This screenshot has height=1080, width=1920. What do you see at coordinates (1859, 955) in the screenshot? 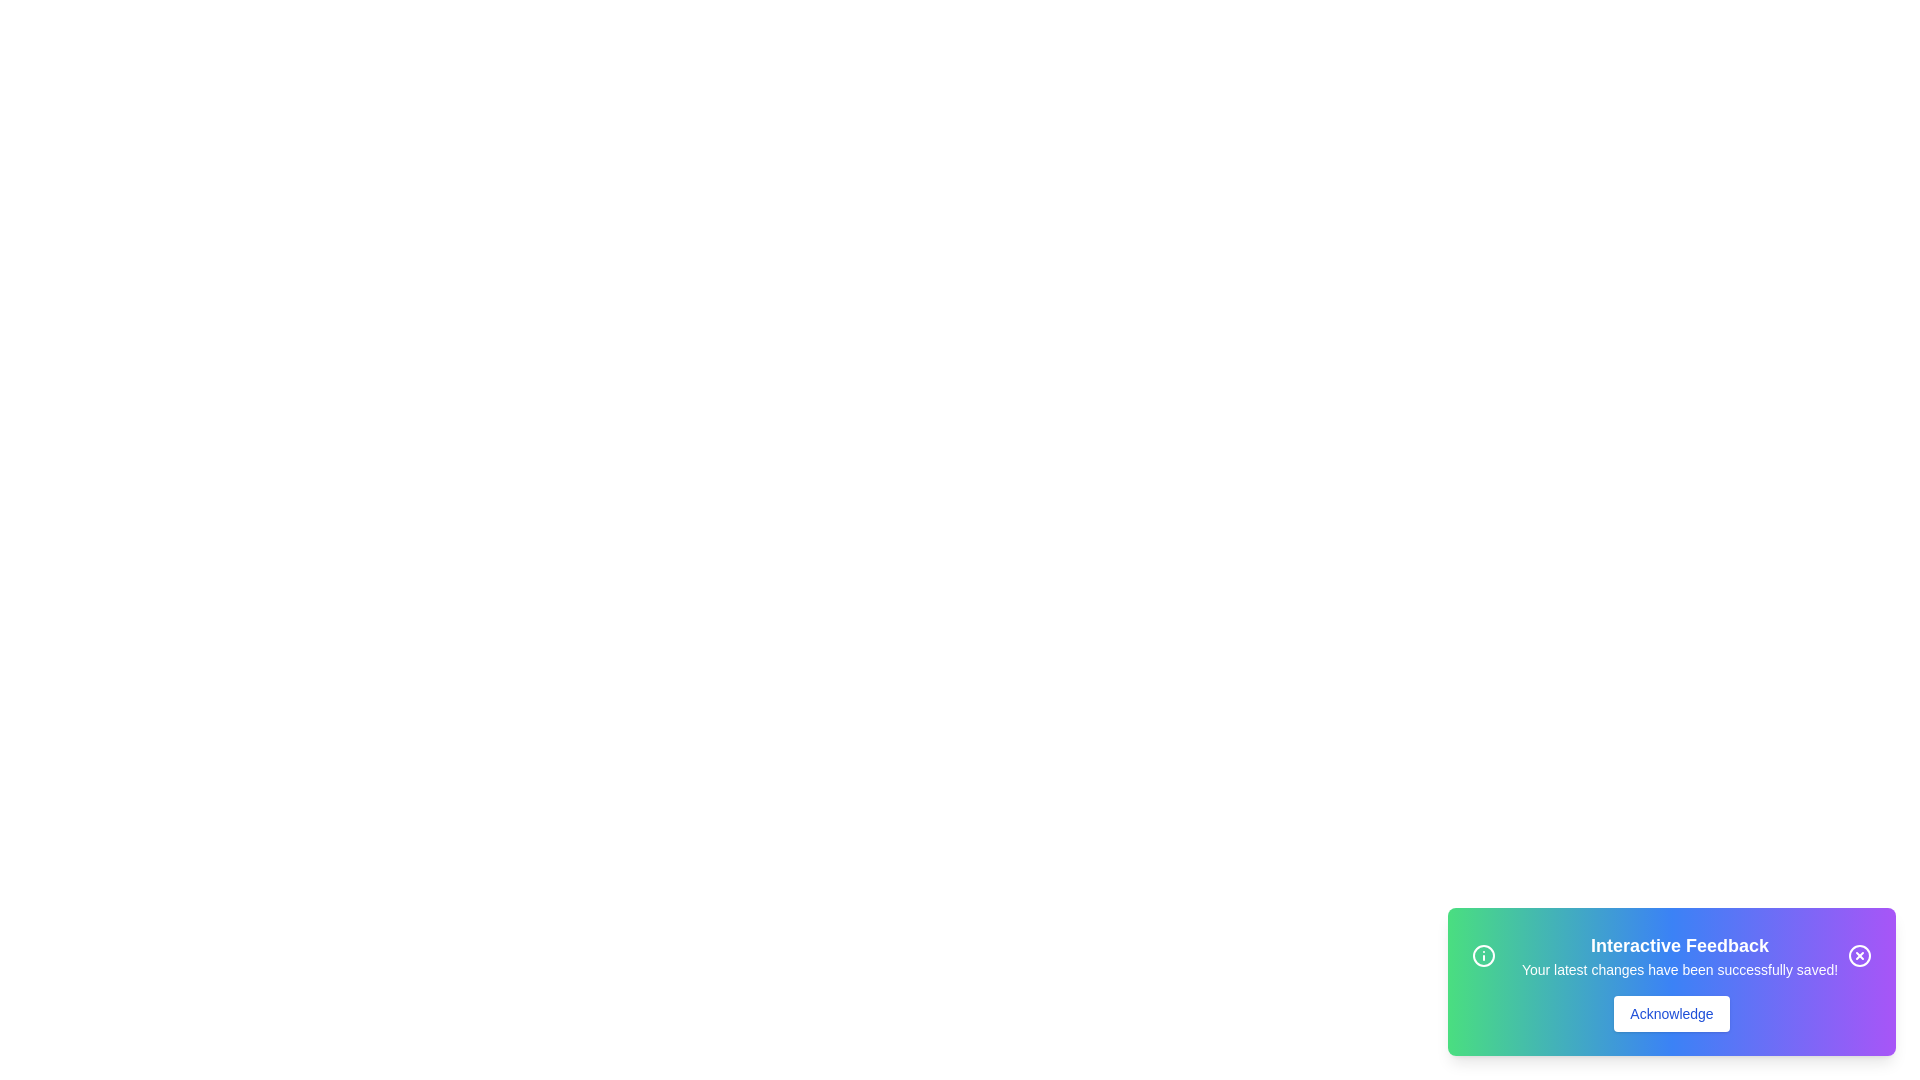
I see `the dismiss button located at the top-right corner of the notification bar containing the text 'Interactive Feedback'` at bounding box center [1859, 955].